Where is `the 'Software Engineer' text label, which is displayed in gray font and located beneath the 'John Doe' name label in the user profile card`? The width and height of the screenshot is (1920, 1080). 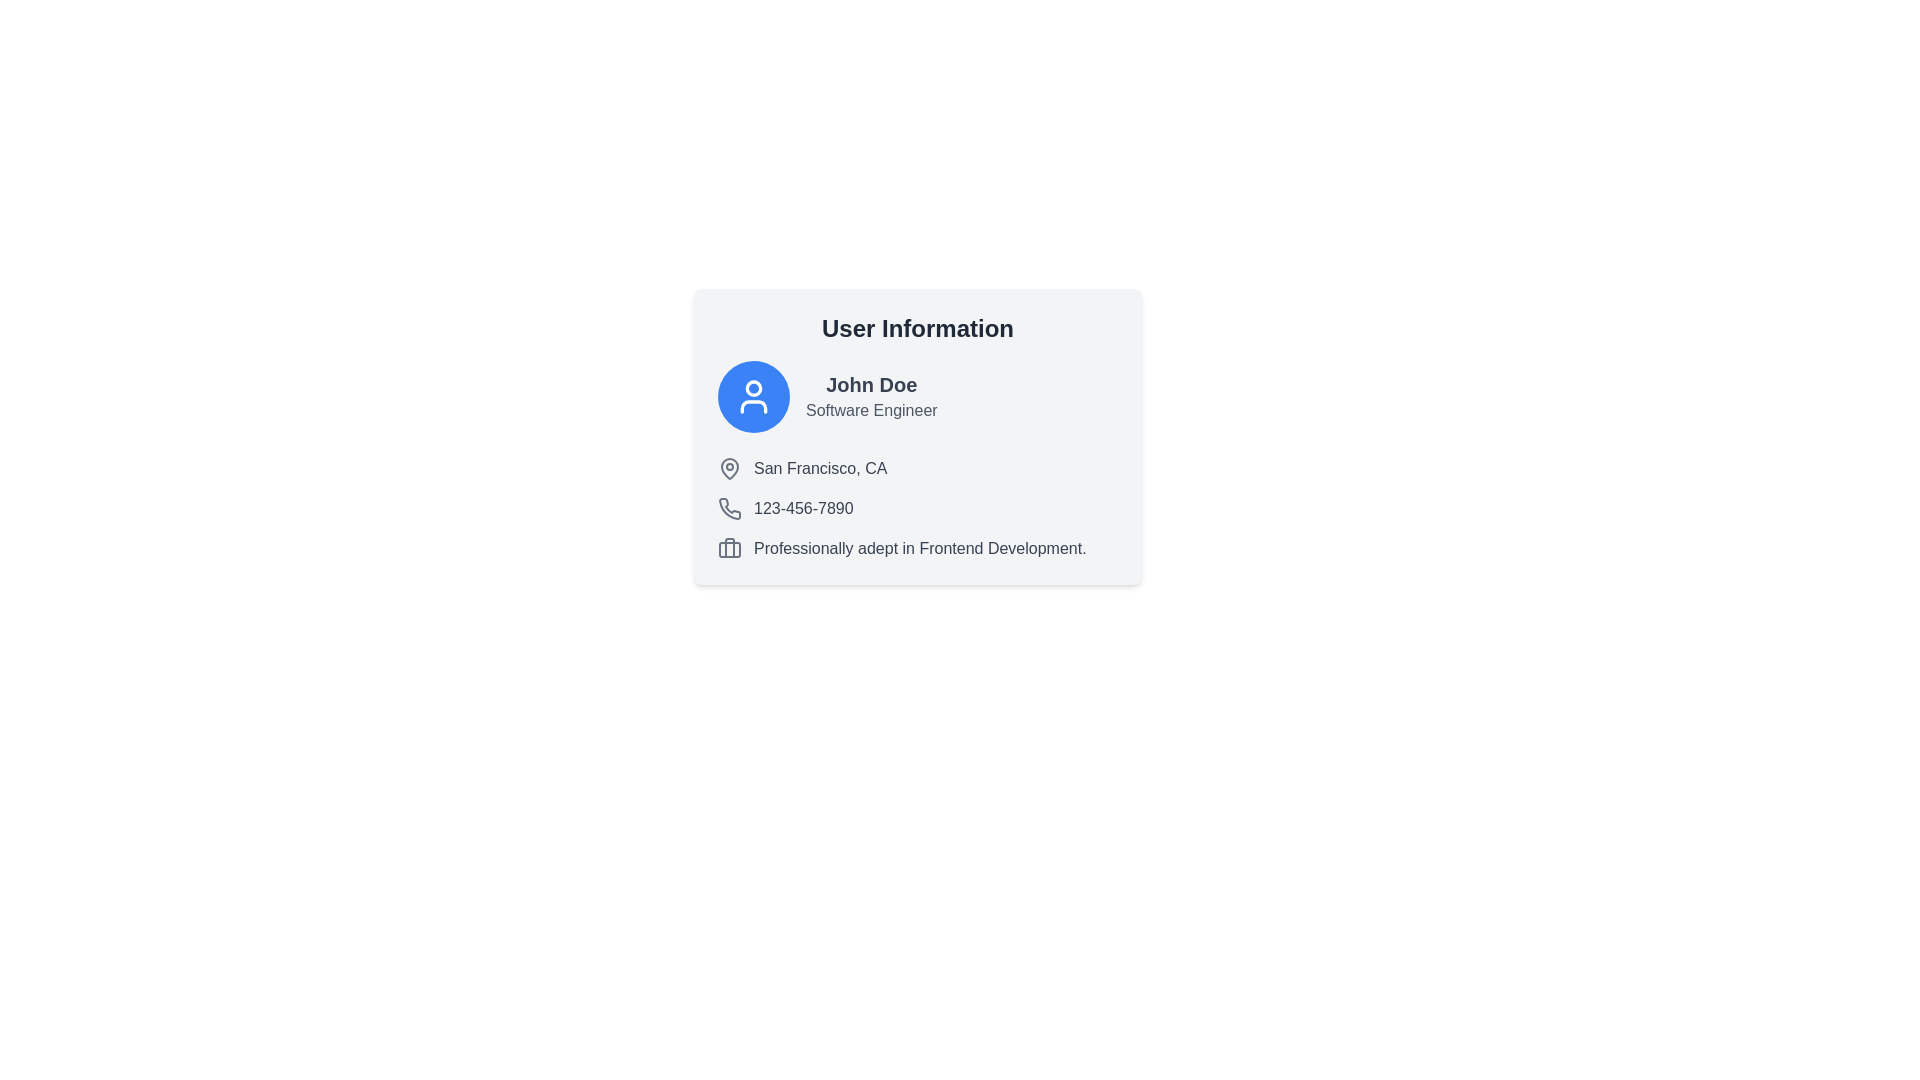
the 'Software Engineer' text label, which is displayed in gray font and located beneath the 'John Doe' name label in the user profile card is located at coordinates (871, 410).